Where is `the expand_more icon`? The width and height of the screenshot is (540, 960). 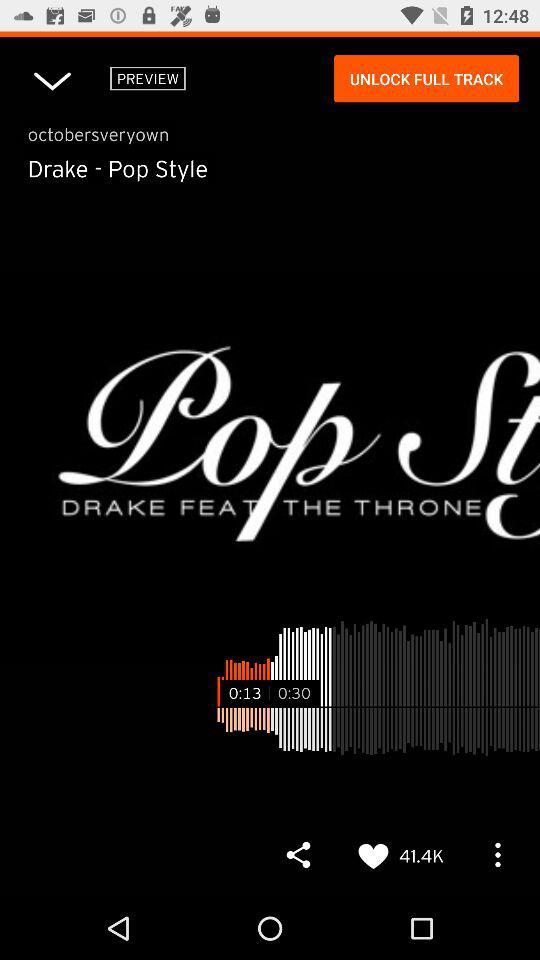
the expand_more icon is located at coordinates (52, 78).